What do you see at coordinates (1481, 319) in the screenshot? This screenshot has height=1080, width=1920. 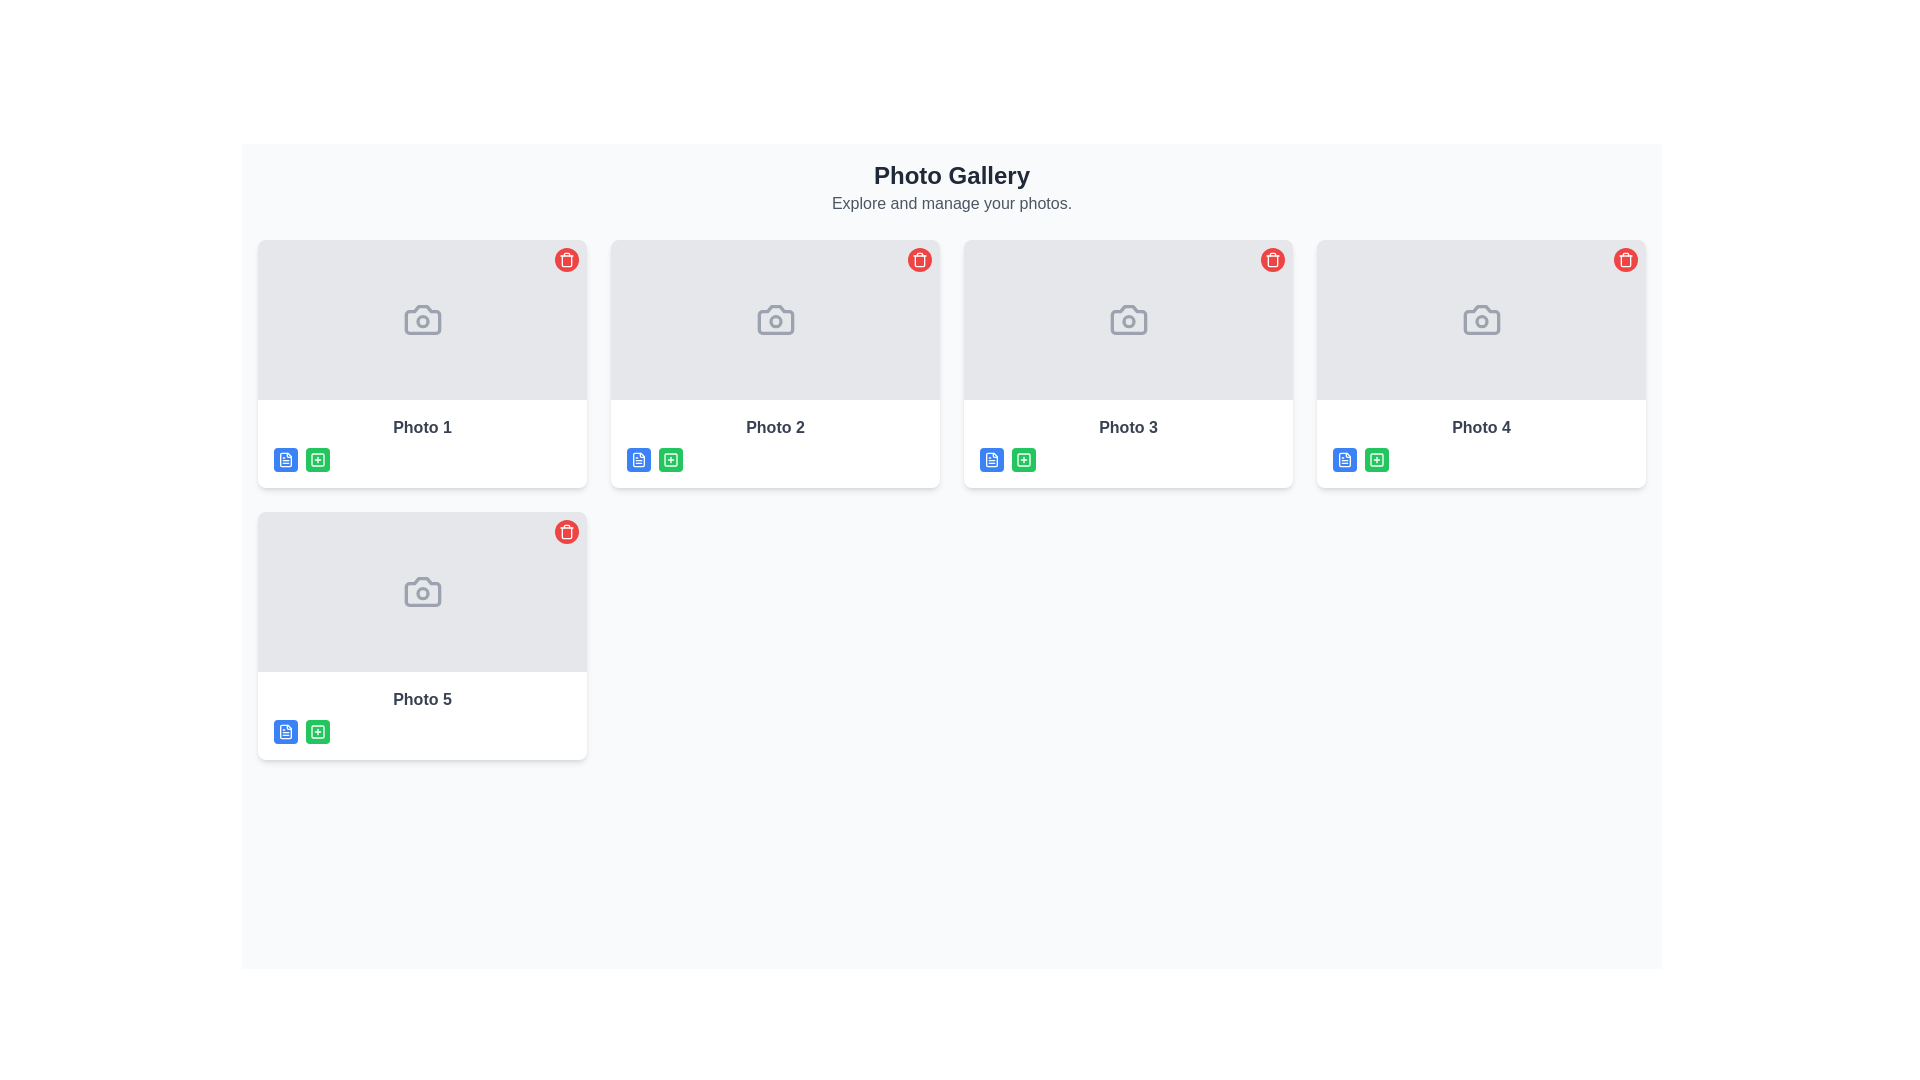 I see `the light gray rectangular box with a camera icon, which is located in the top-right corner of the 'Photo 4' card in the Photo Gallery grid` at bounding box center [1481, 319].